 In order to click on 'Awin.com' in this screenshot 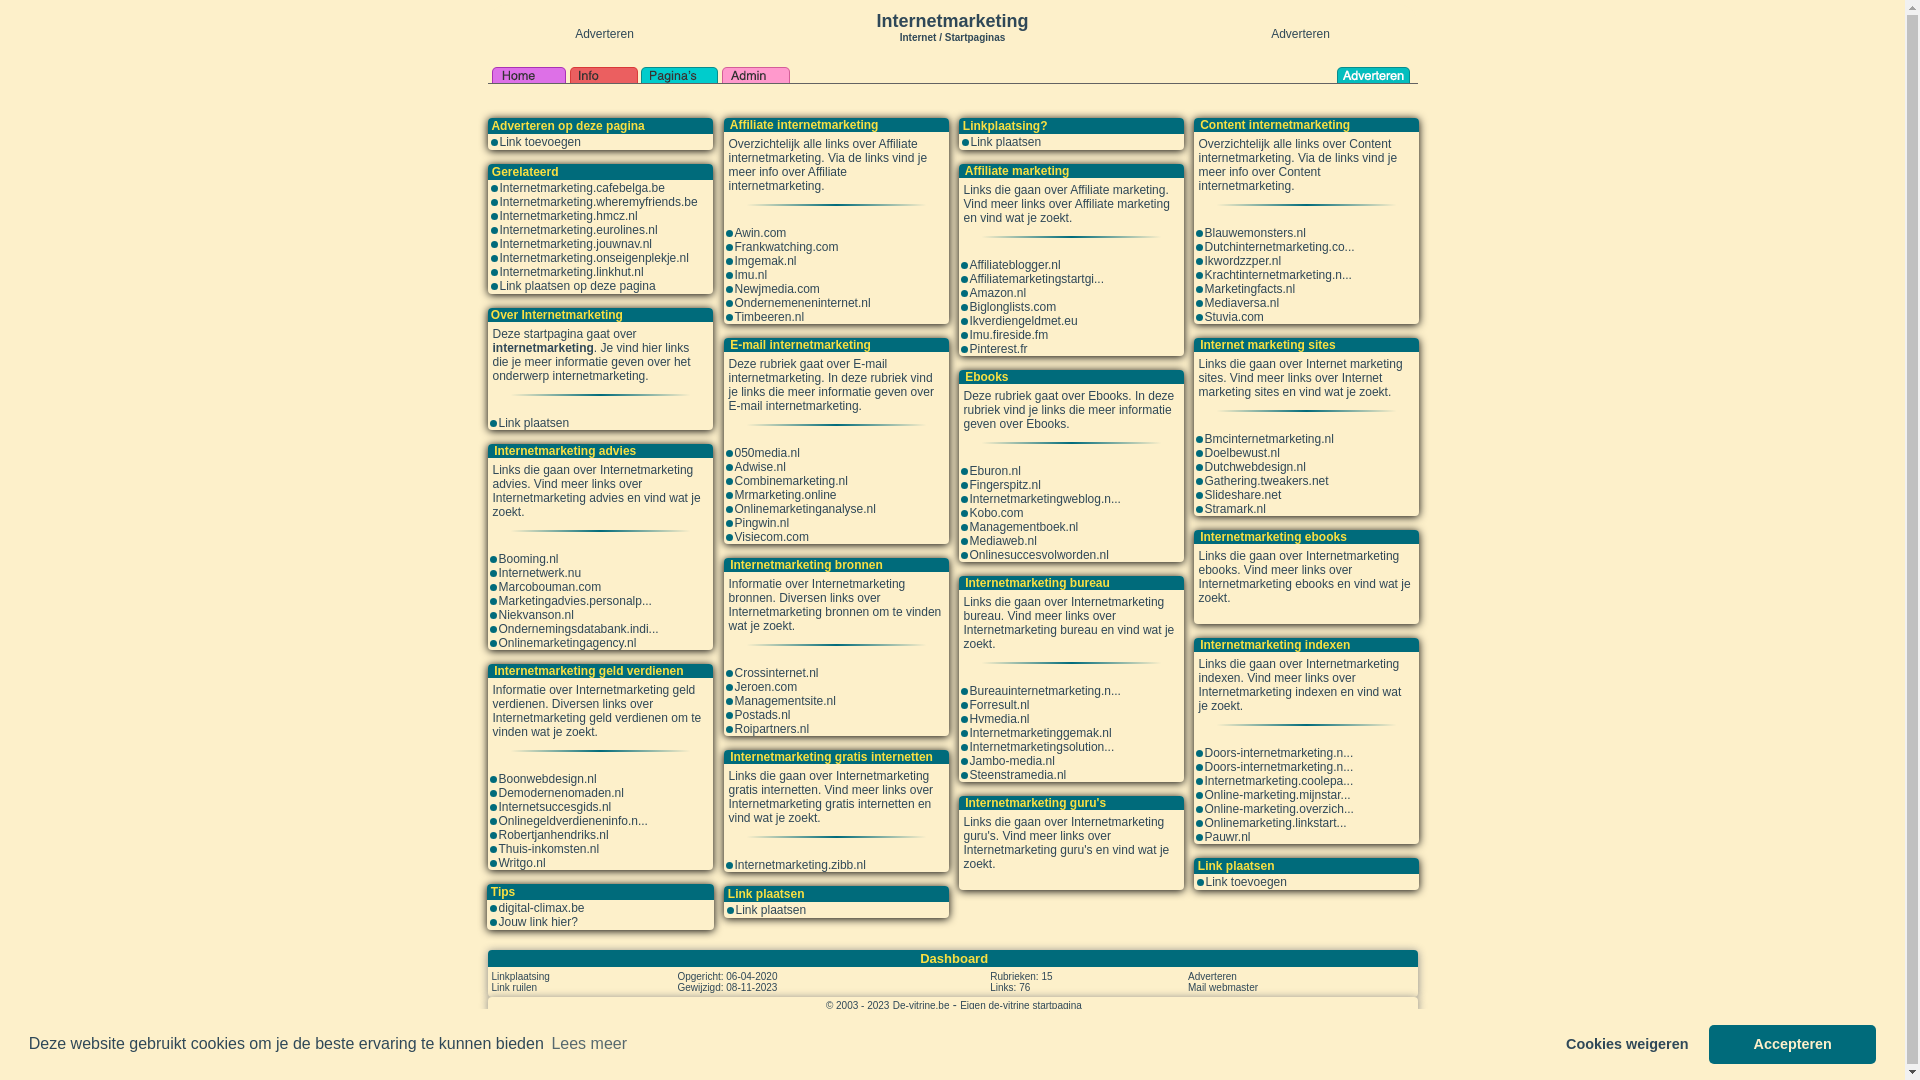, I will do `click(758, 231)`.